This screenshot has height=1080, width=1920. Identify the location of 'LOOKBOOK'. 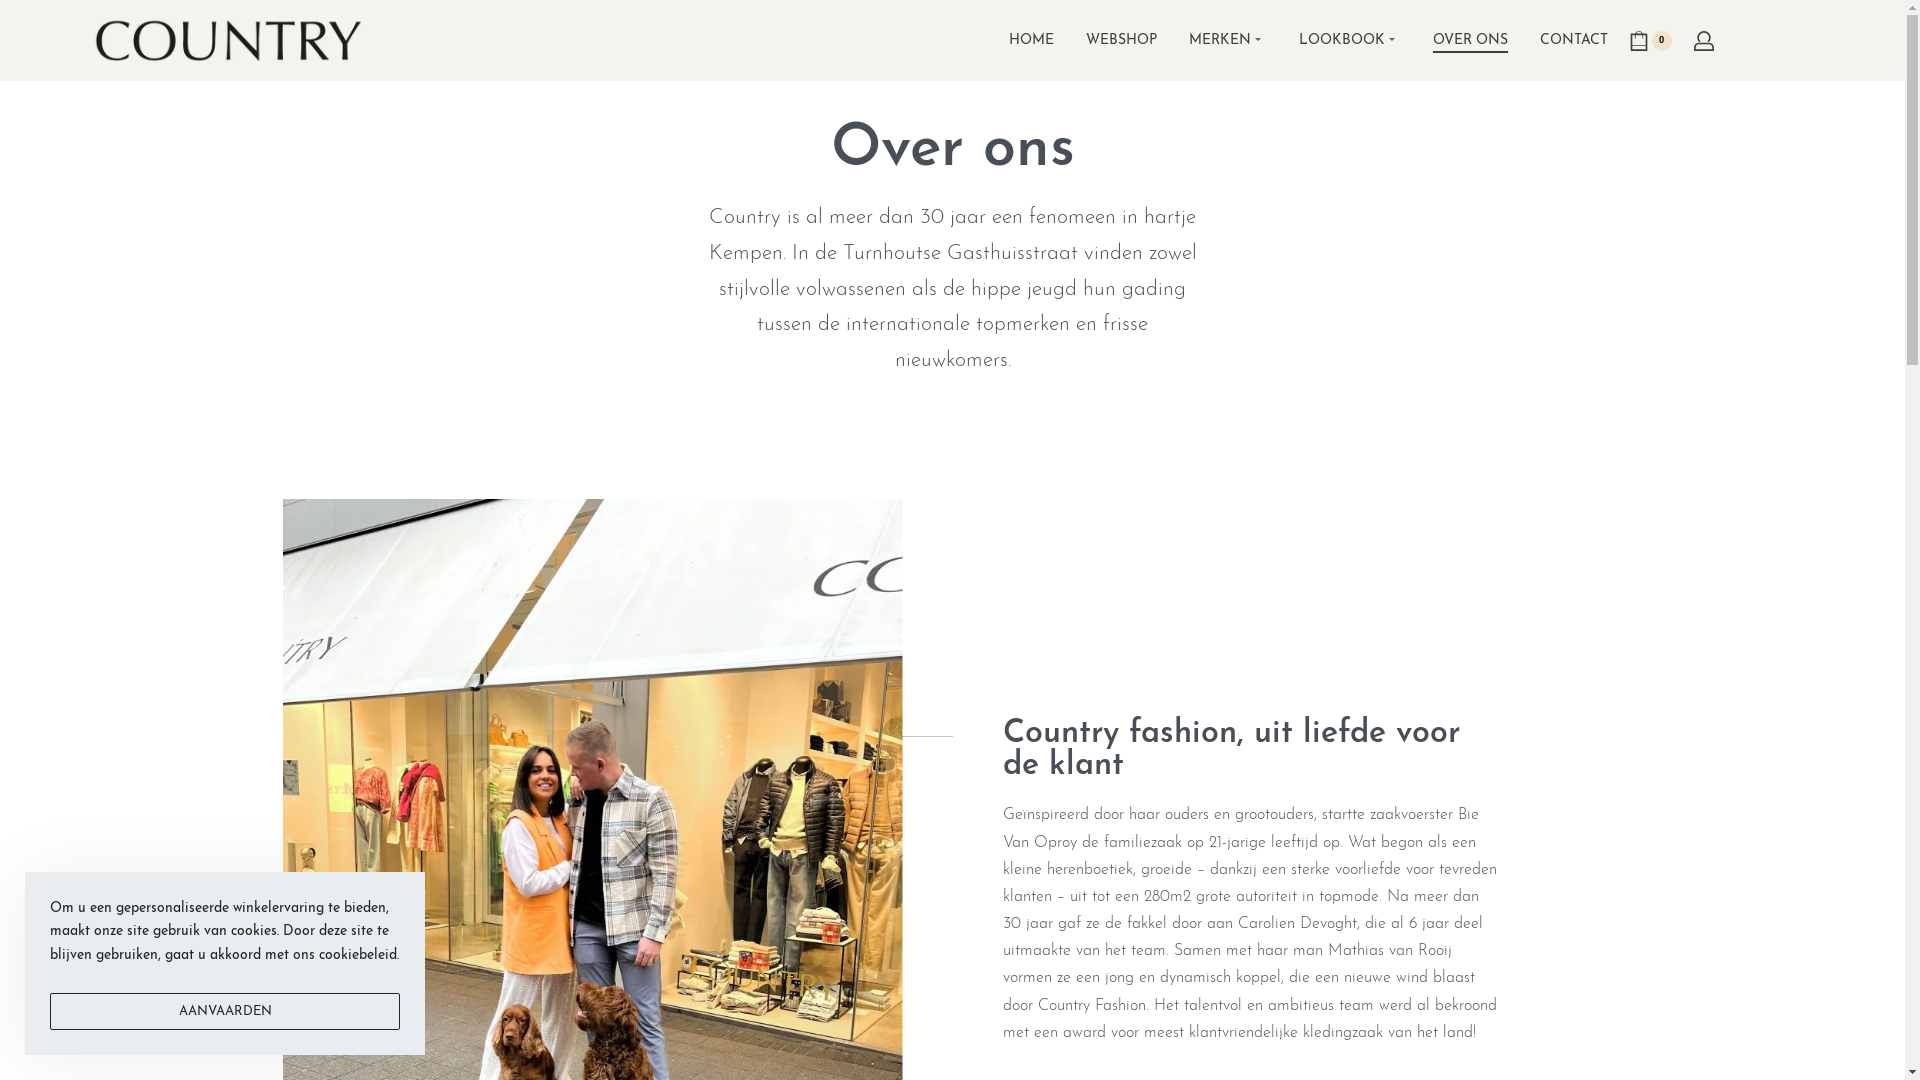
(1348, 41).